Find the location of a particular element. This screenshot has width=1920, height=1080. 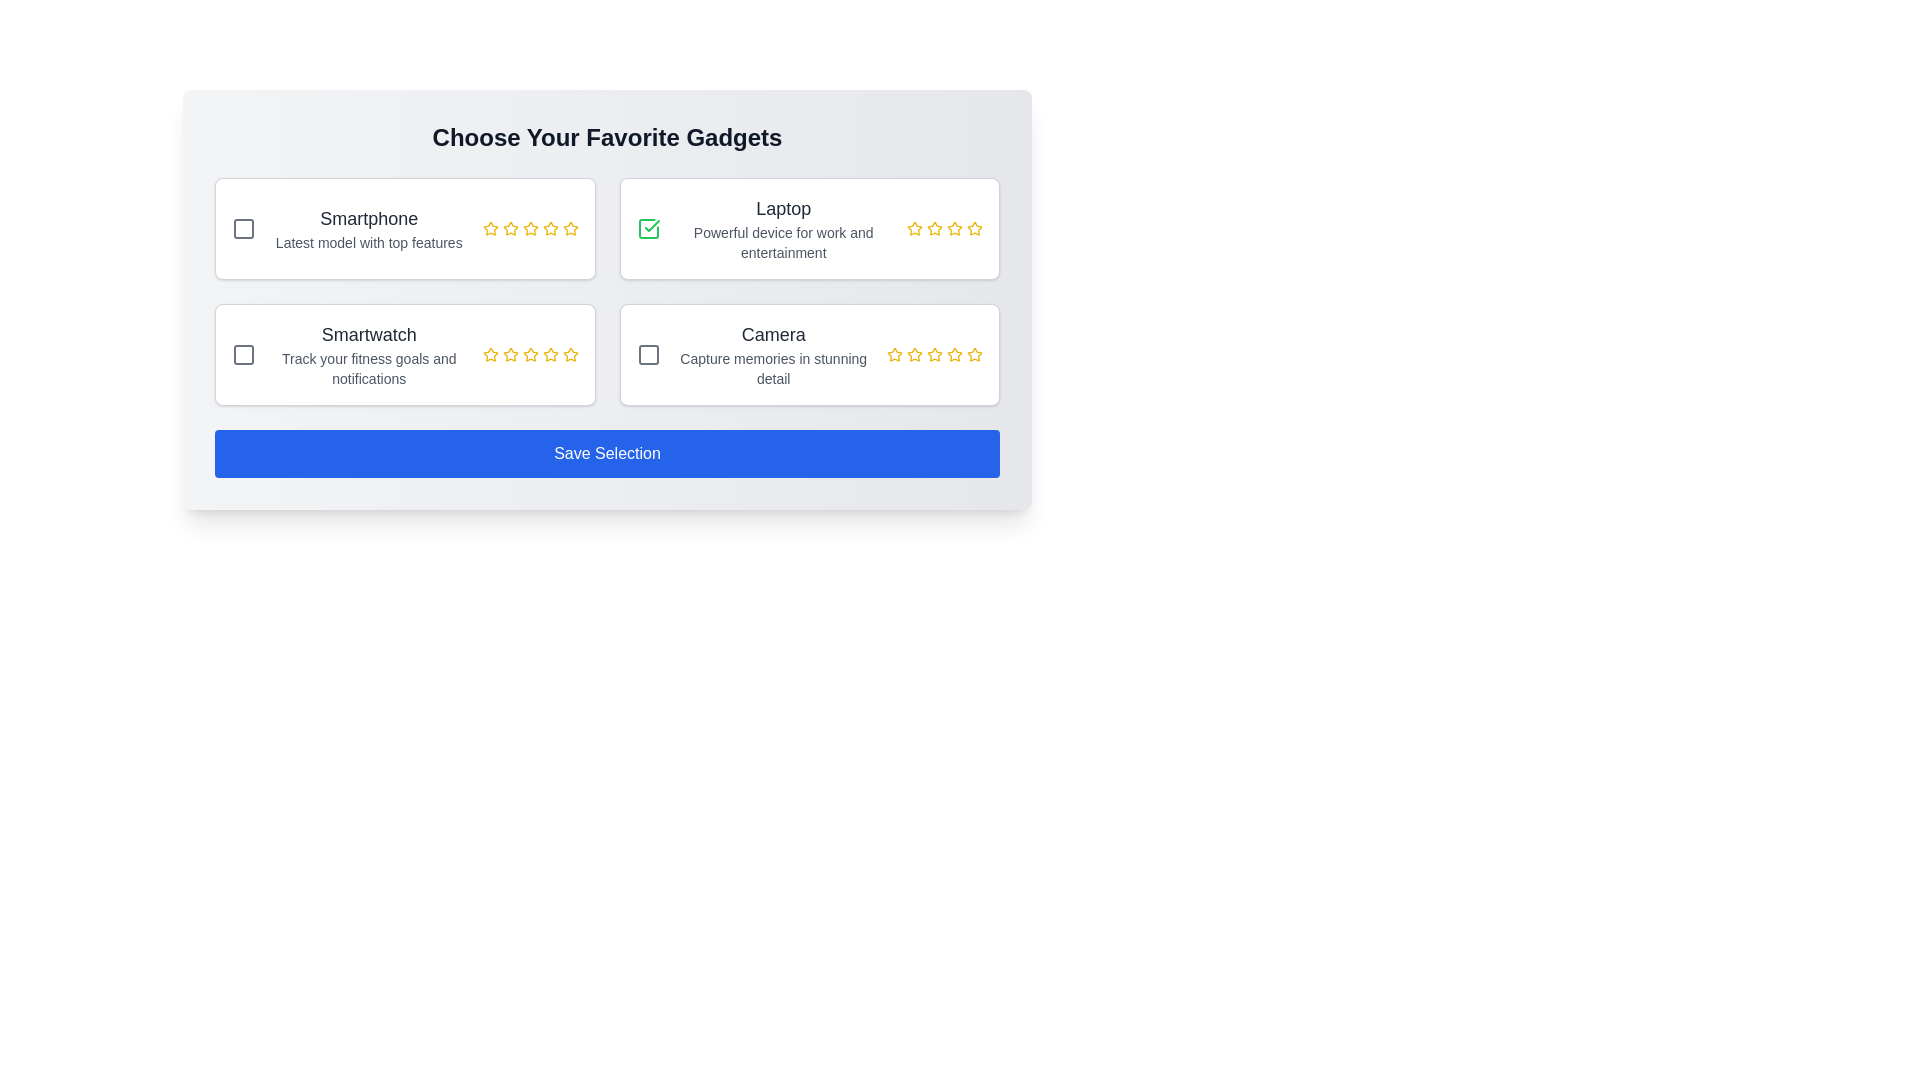

the checkbox indicator for the 'Camera' option in the 'Choose Your Favorite Gadgets' interface is located at coordinates (648, 353).